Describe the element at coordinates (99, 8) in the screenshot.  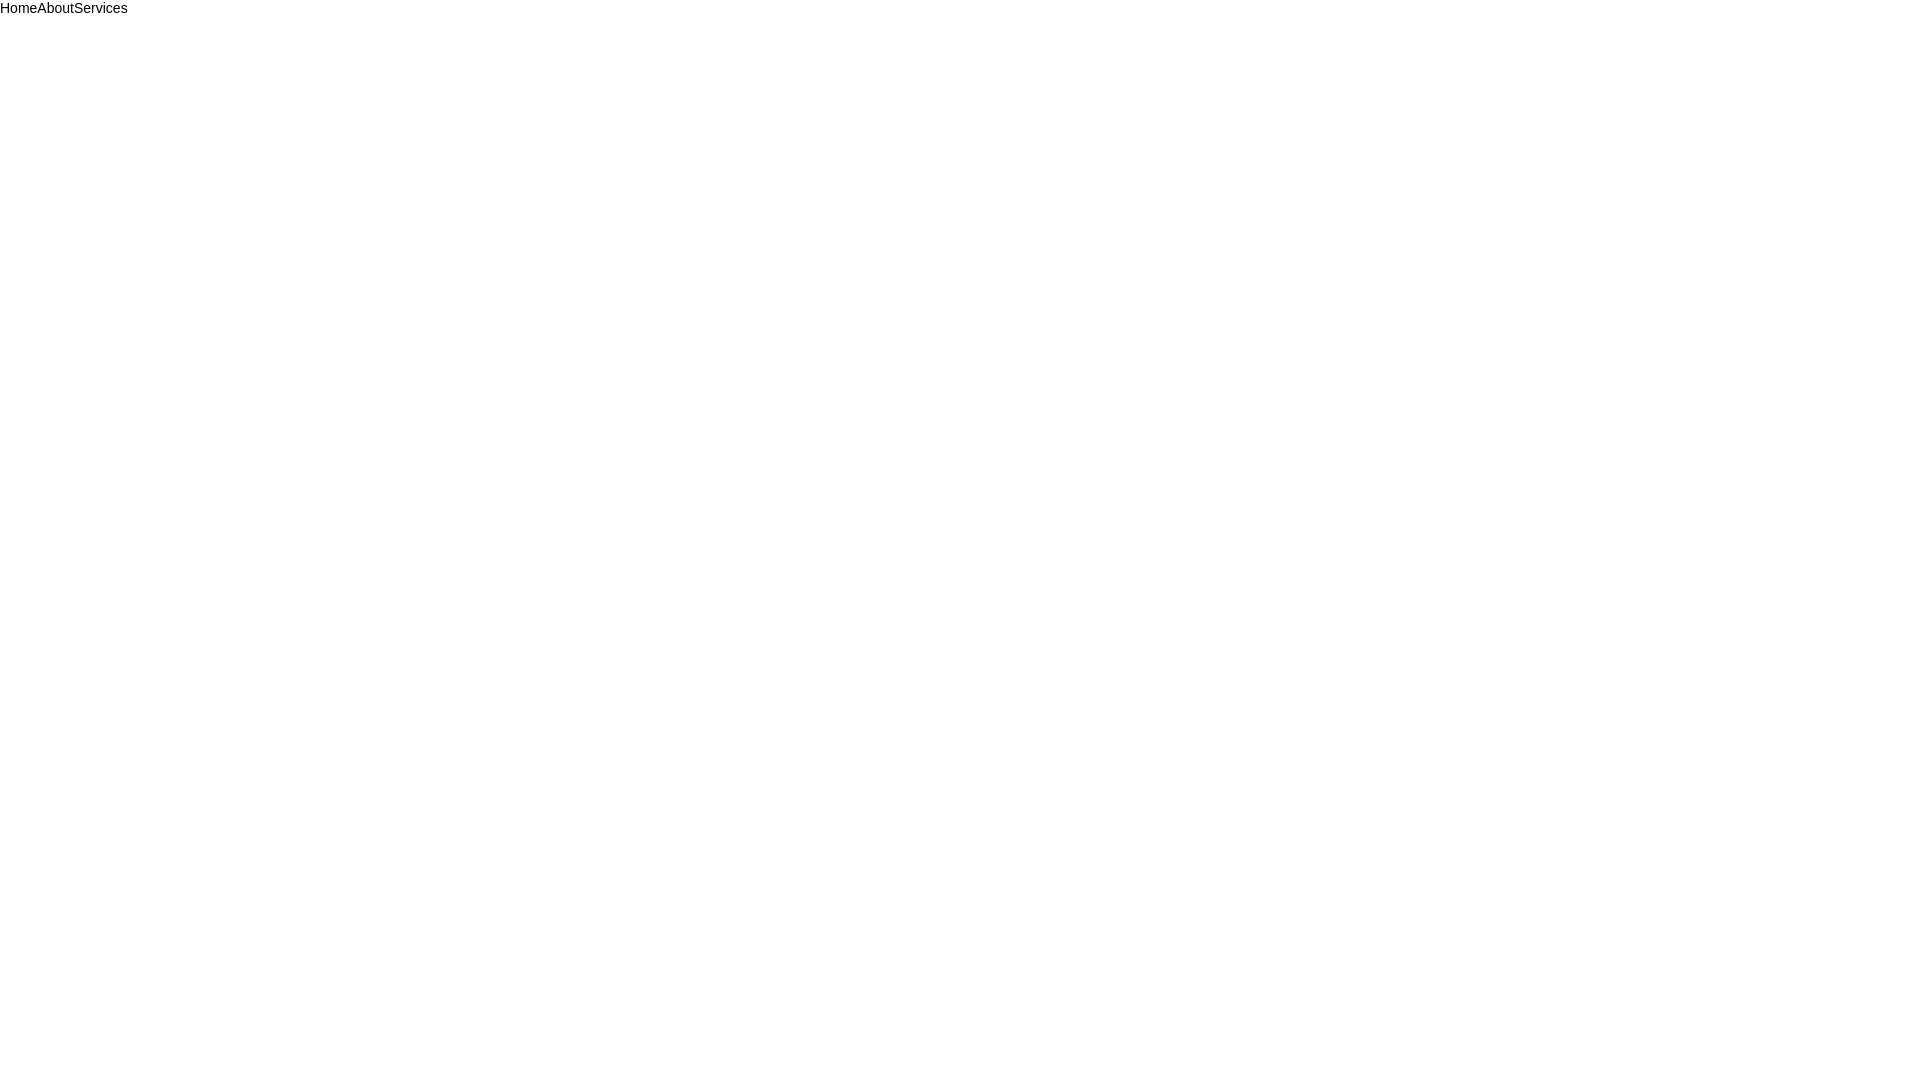
I see `'Services'` at that location.